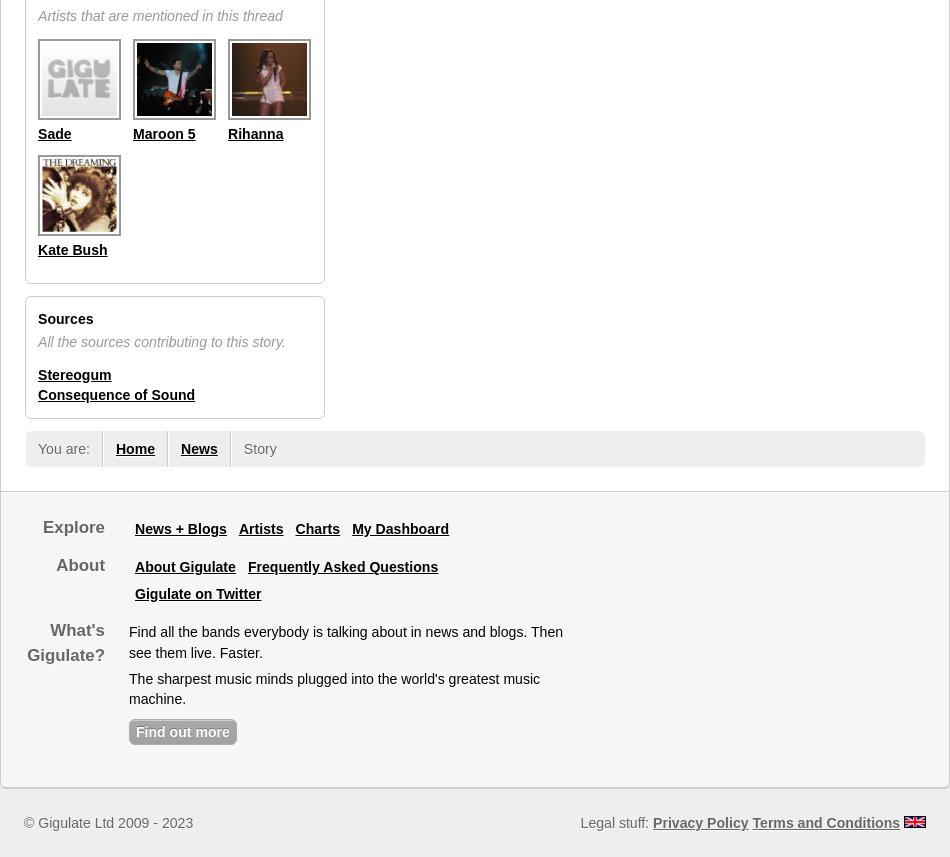  Describe the element at coordinates (751, 821) in the screenshot. I see `'Terms and Conditions'` at that location.